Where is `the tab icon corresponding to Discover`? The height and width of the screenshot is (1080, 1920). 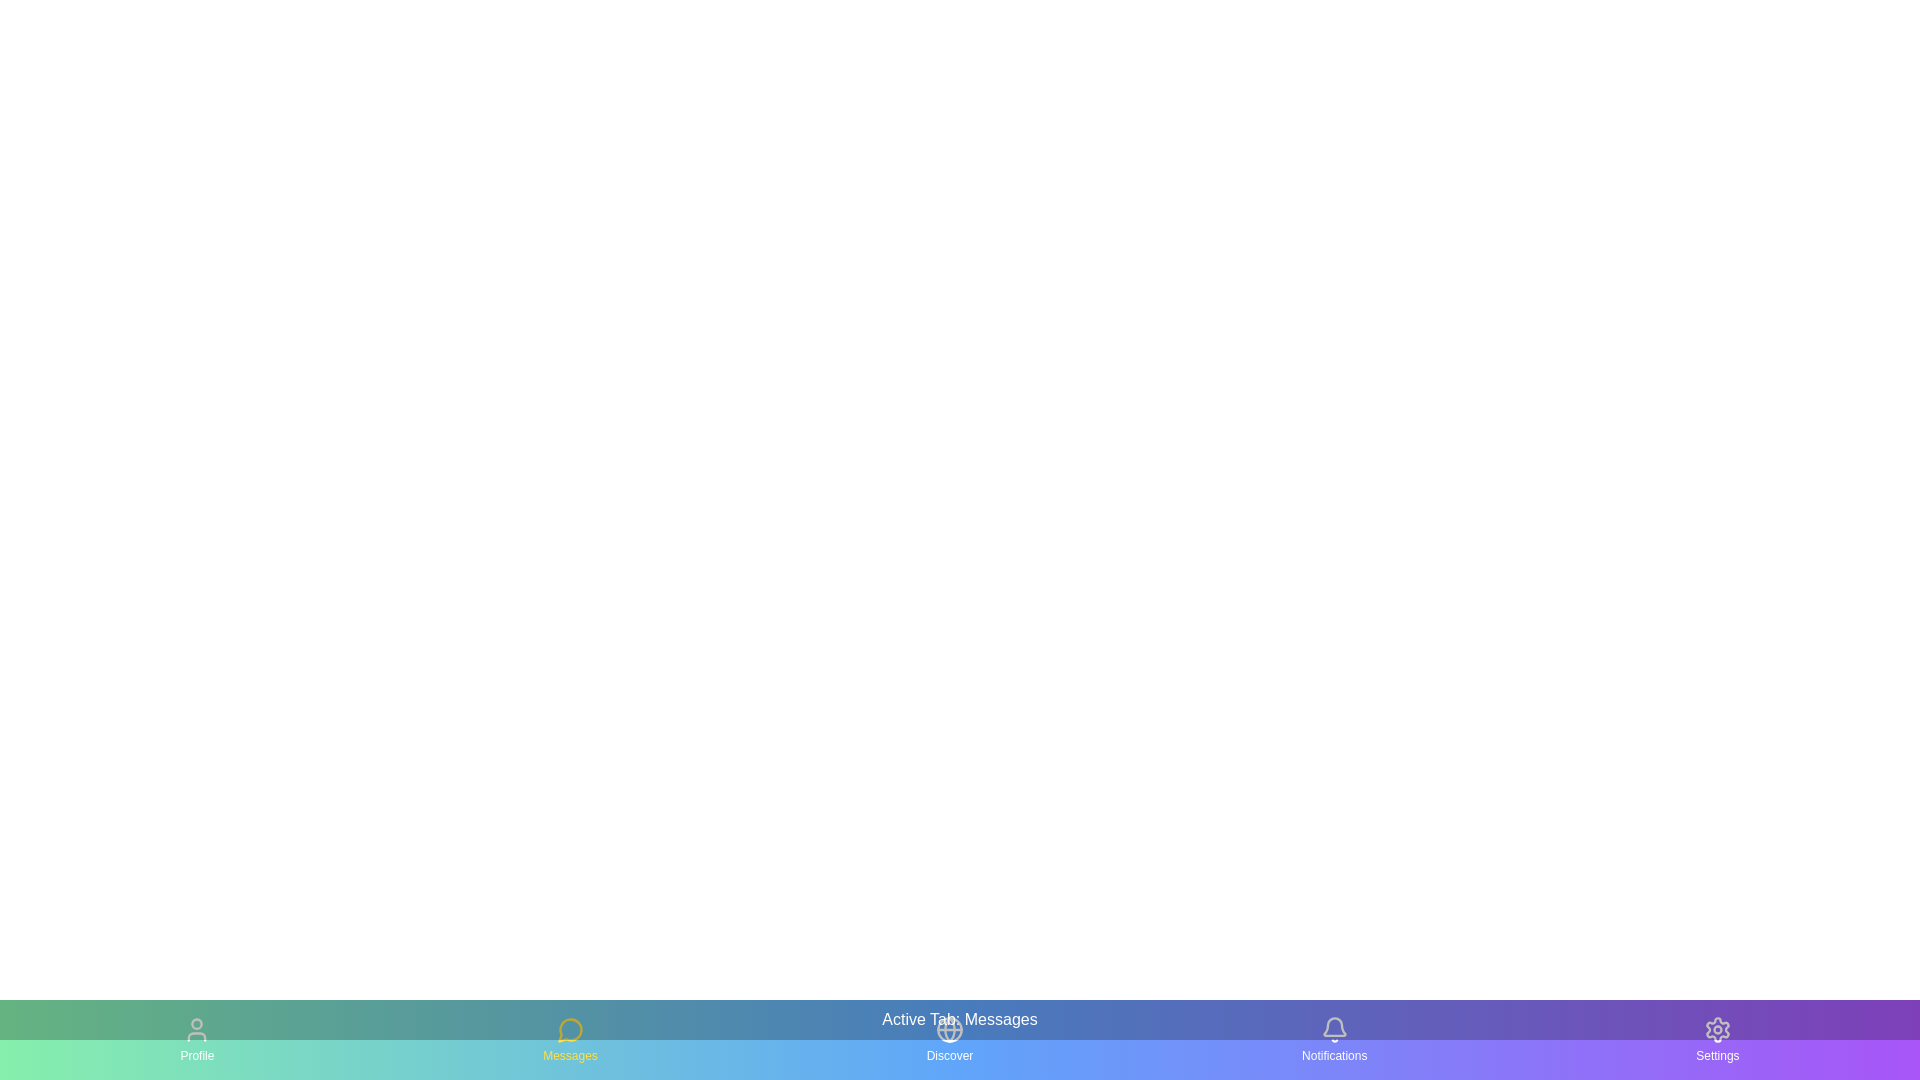
the tab icon corresponding to Discover is located at coordinates (949, 1039).